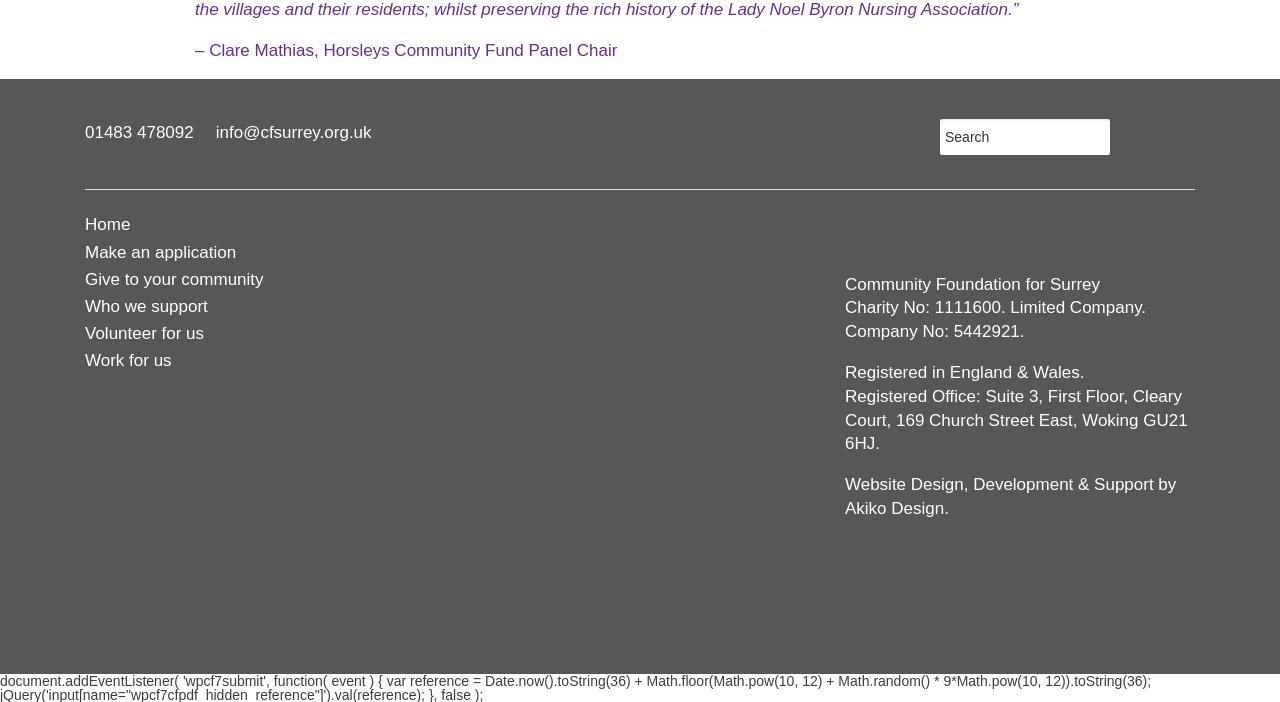  What do you see at coordinates (844, 331) in the screenshot?
I see `'Company No: 5442921.'` at bounding box center [844, 331].